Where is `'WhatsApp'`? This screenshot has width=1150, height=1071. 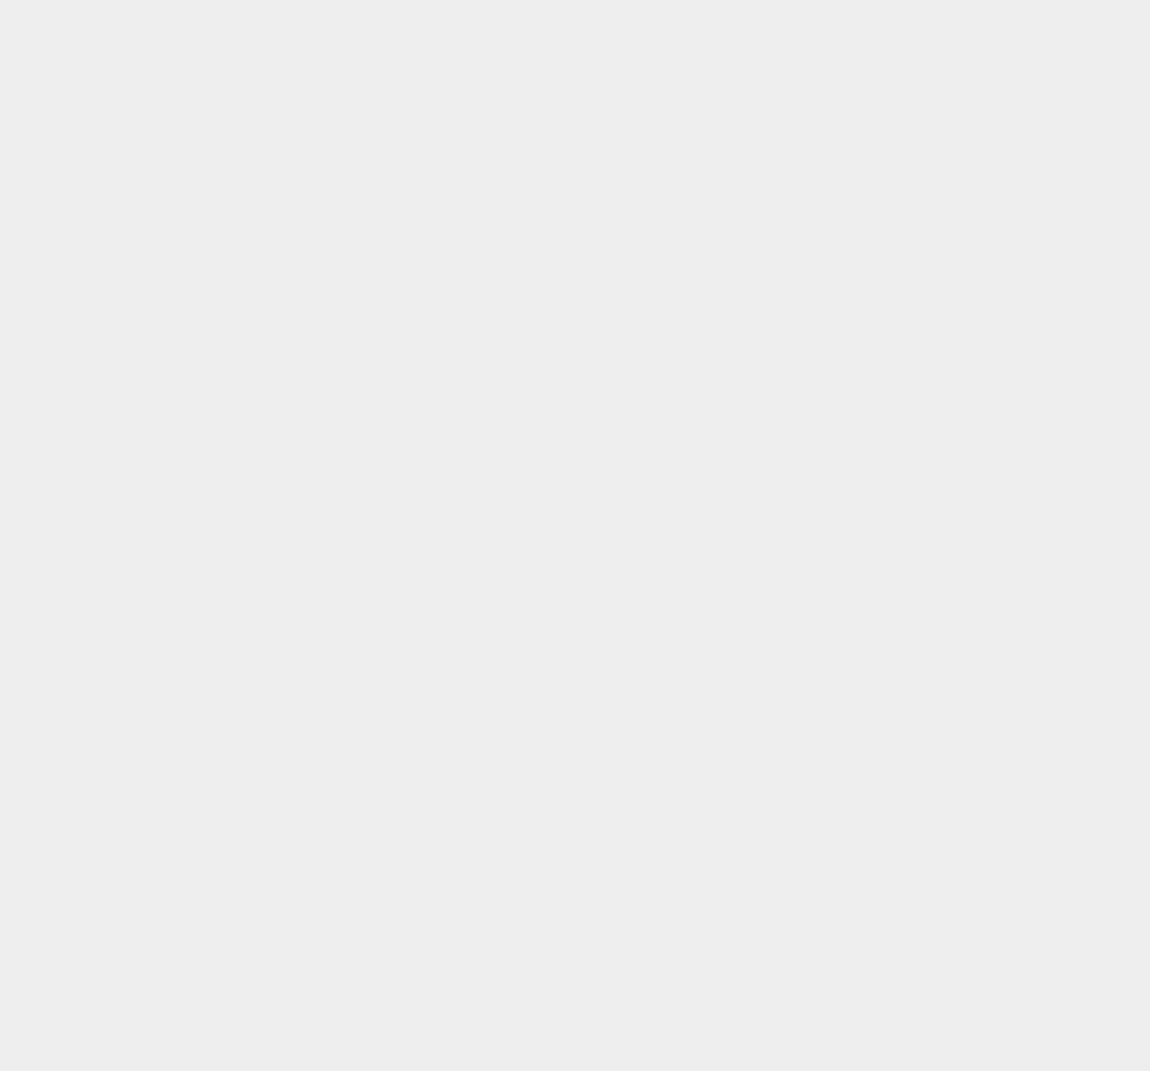
'WhatsApp' is located at coordinates (844, 63).